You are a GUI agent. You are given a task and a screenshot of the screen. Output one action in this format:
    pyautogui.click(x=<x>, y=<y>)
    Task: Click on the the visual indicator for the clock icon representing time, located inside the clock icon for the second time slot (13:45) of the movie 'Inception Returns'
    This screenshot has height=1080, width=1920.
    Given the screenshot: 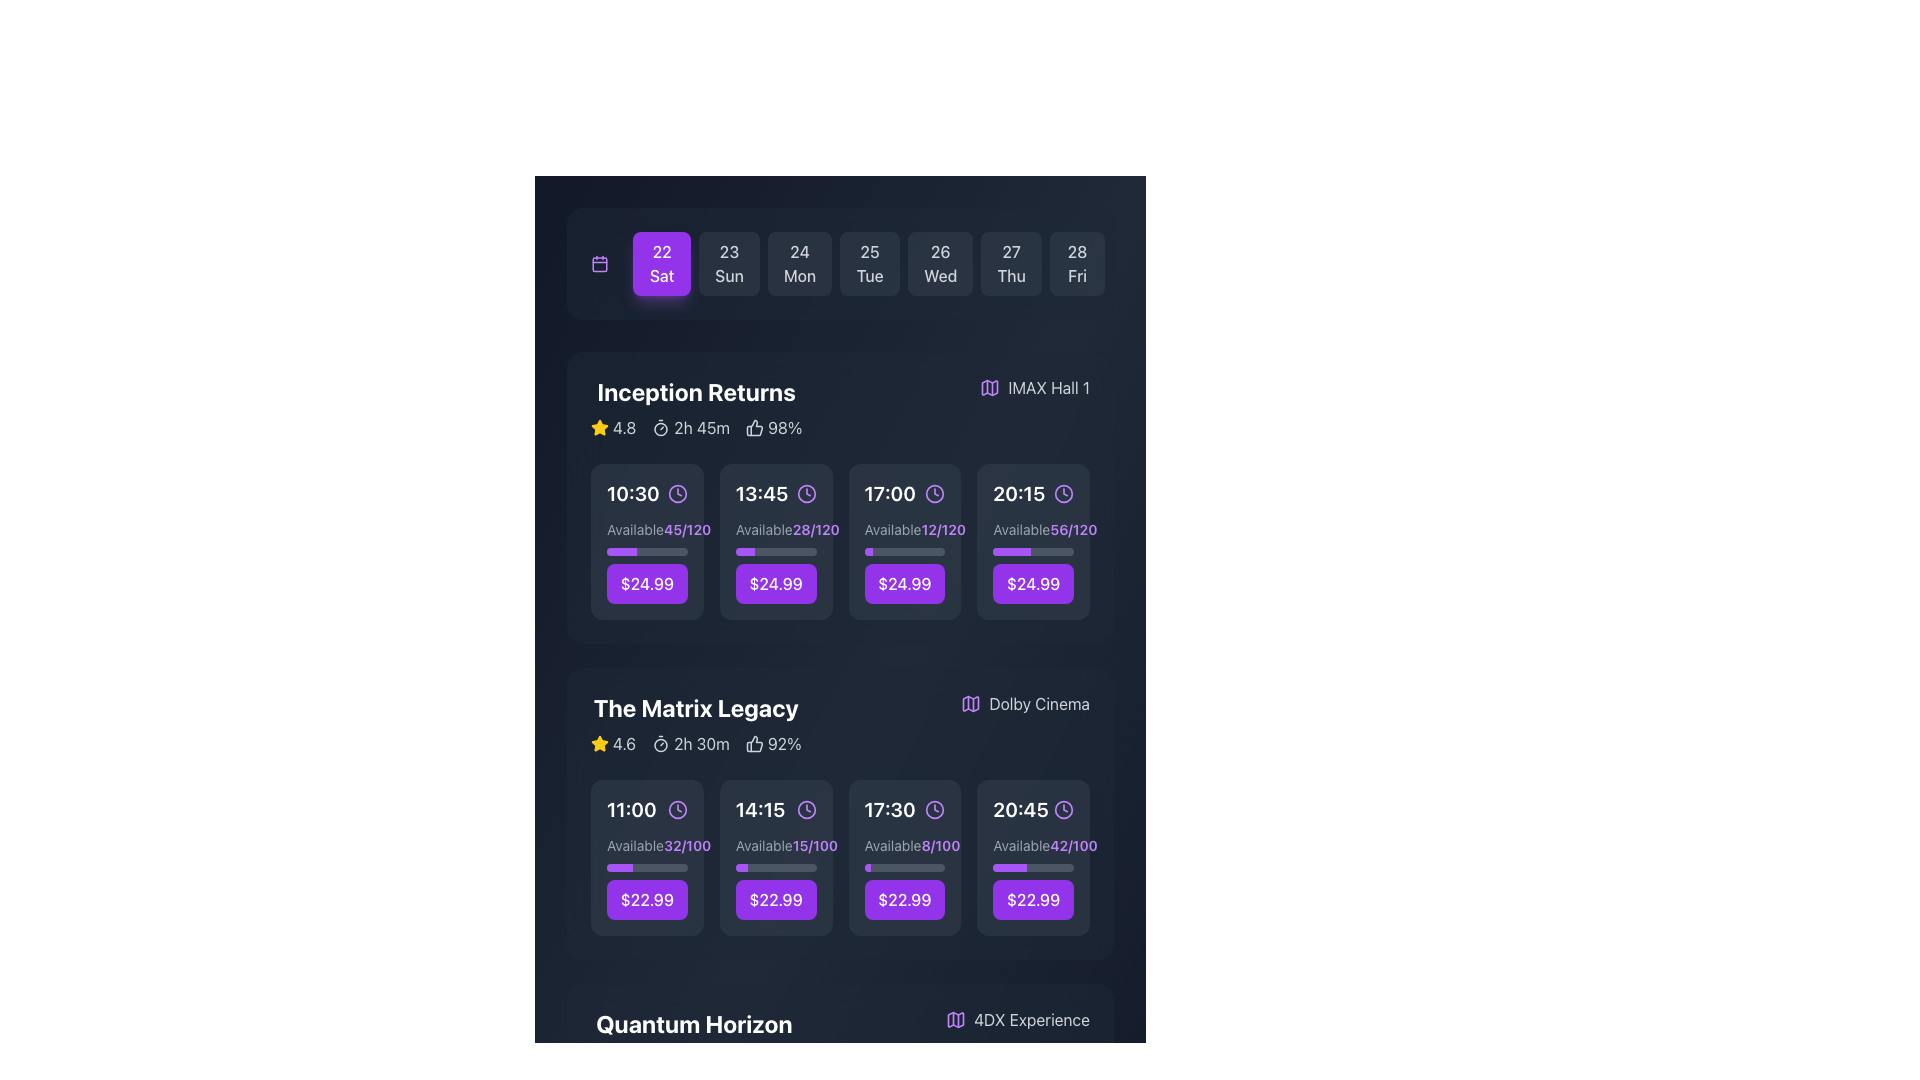 What is the action you would take?
    pyautogui.click(x=806, y=493)
    